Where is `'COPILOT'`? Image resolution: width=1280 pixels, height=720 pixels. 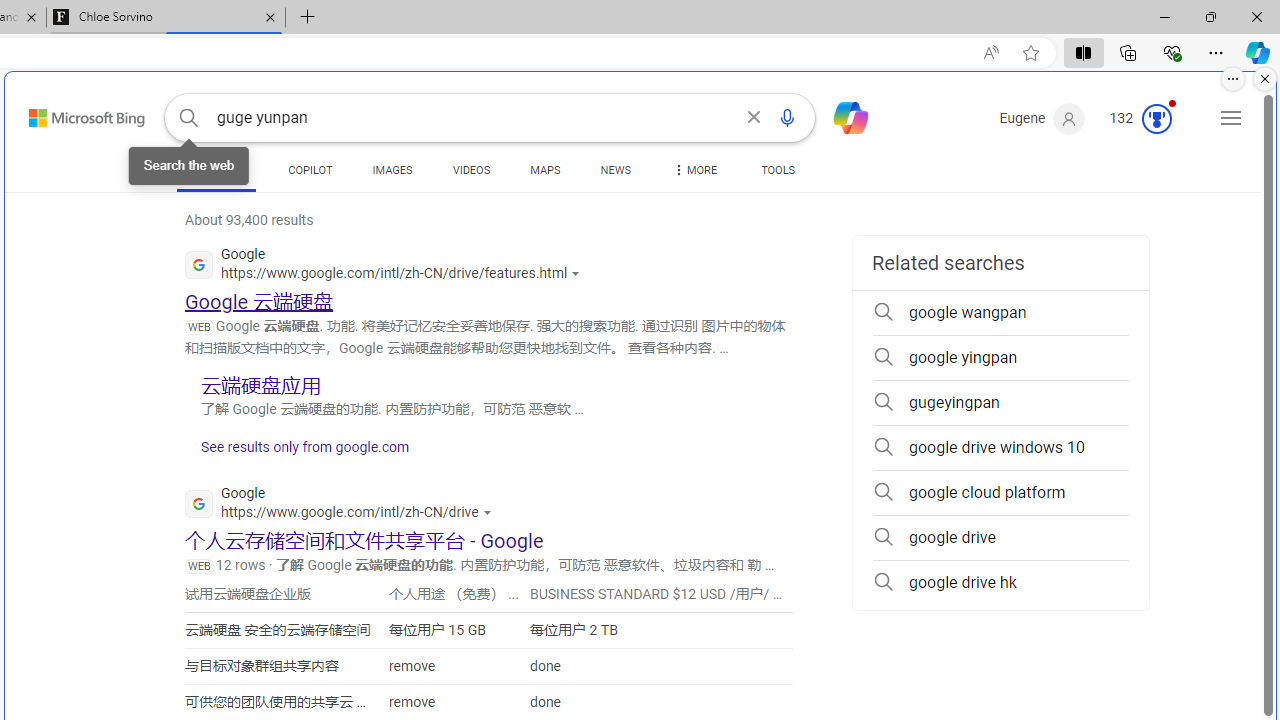
'COPILOT' is located at coordinates (309, 170).